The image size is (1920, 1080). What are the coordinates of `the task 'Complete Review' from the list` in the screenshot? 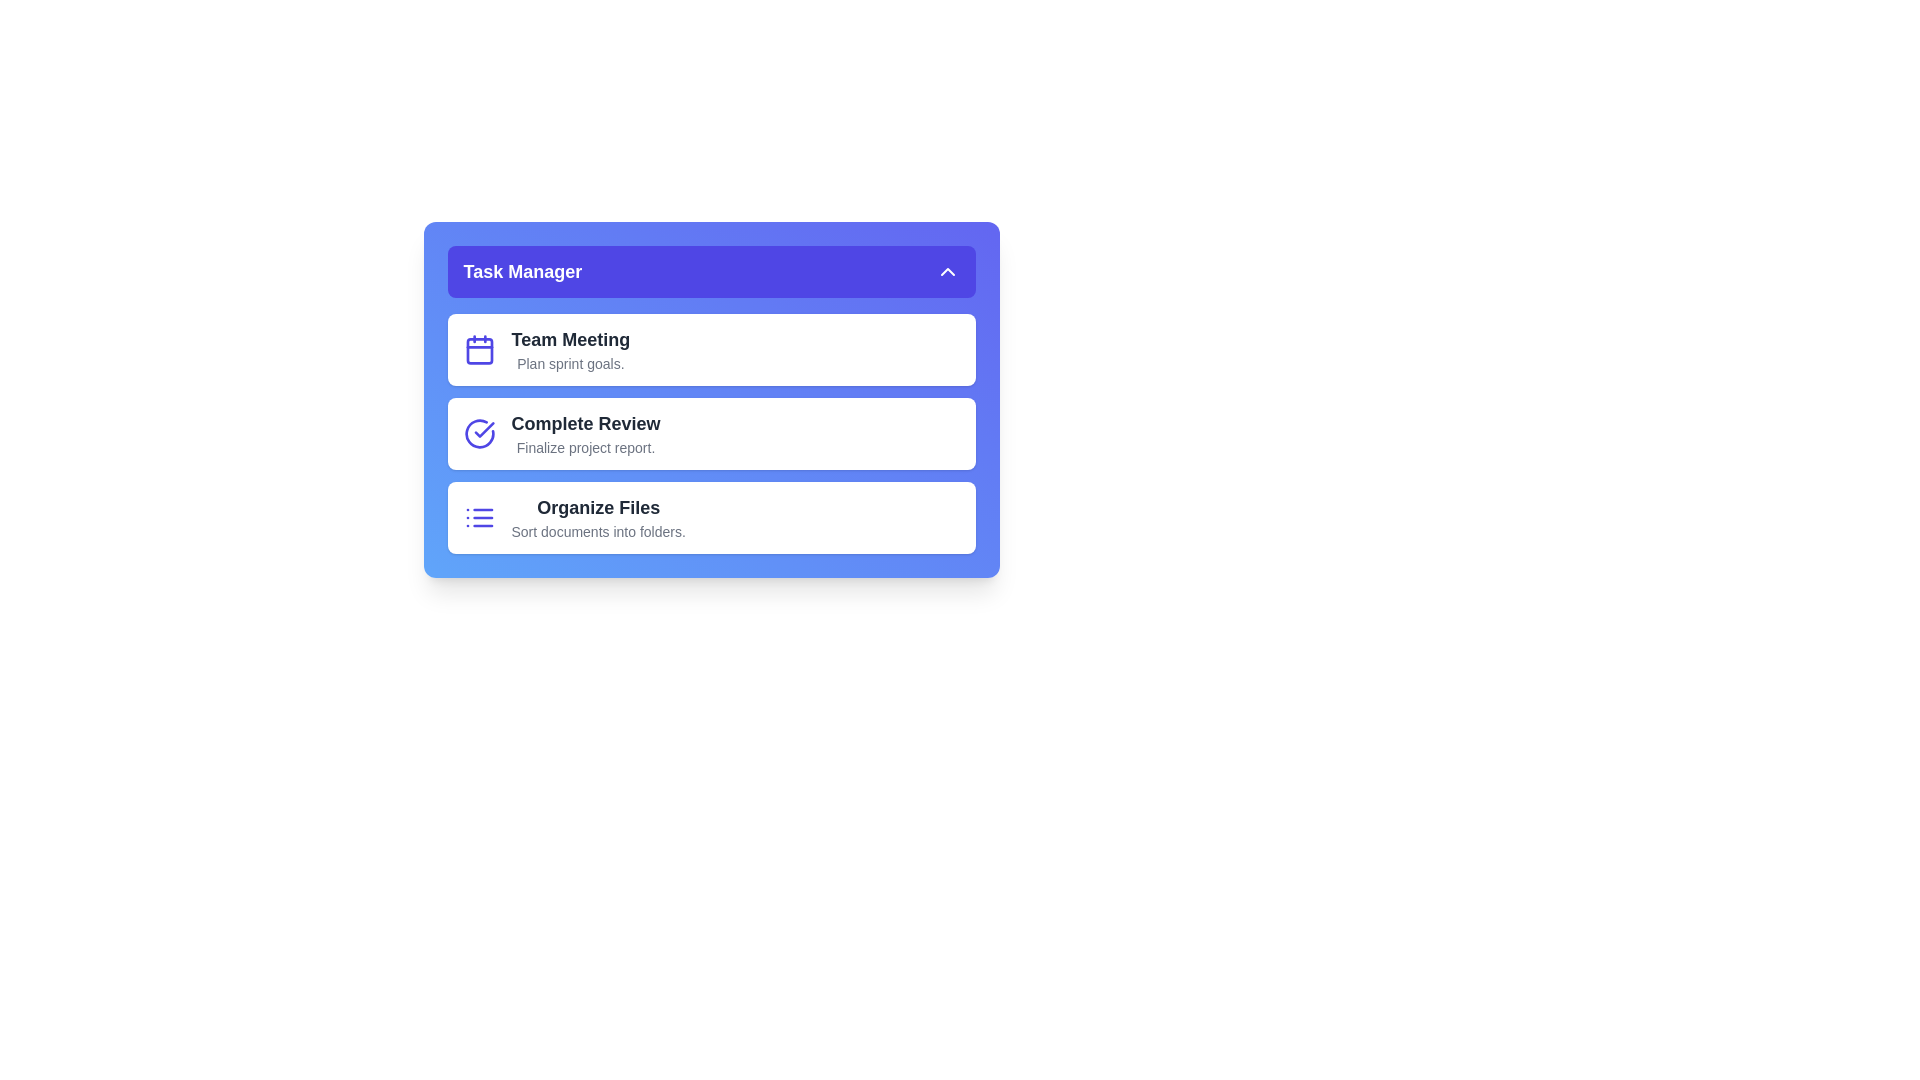 It's located at (711, 433).